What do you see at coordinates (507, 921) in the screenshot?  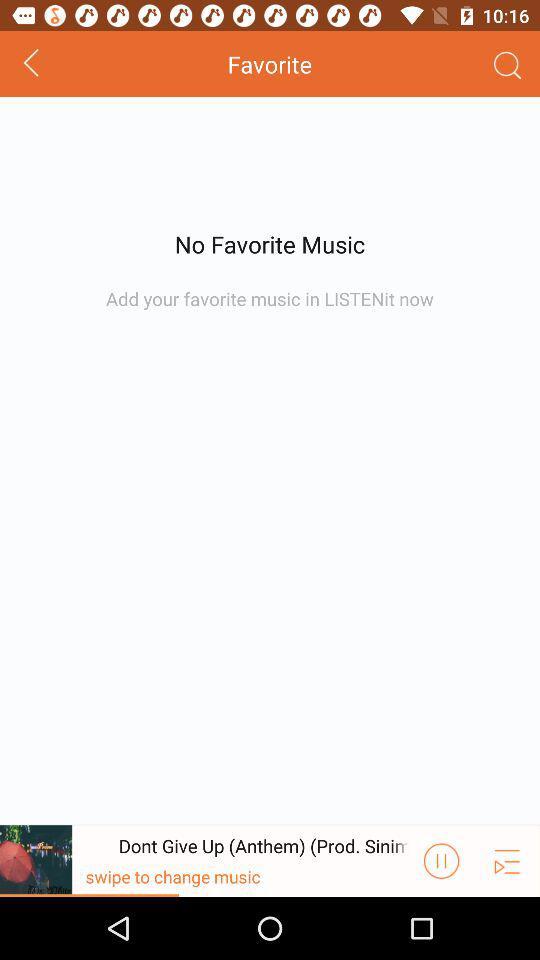 I see `the list icon` at bounding box center [507, 921].